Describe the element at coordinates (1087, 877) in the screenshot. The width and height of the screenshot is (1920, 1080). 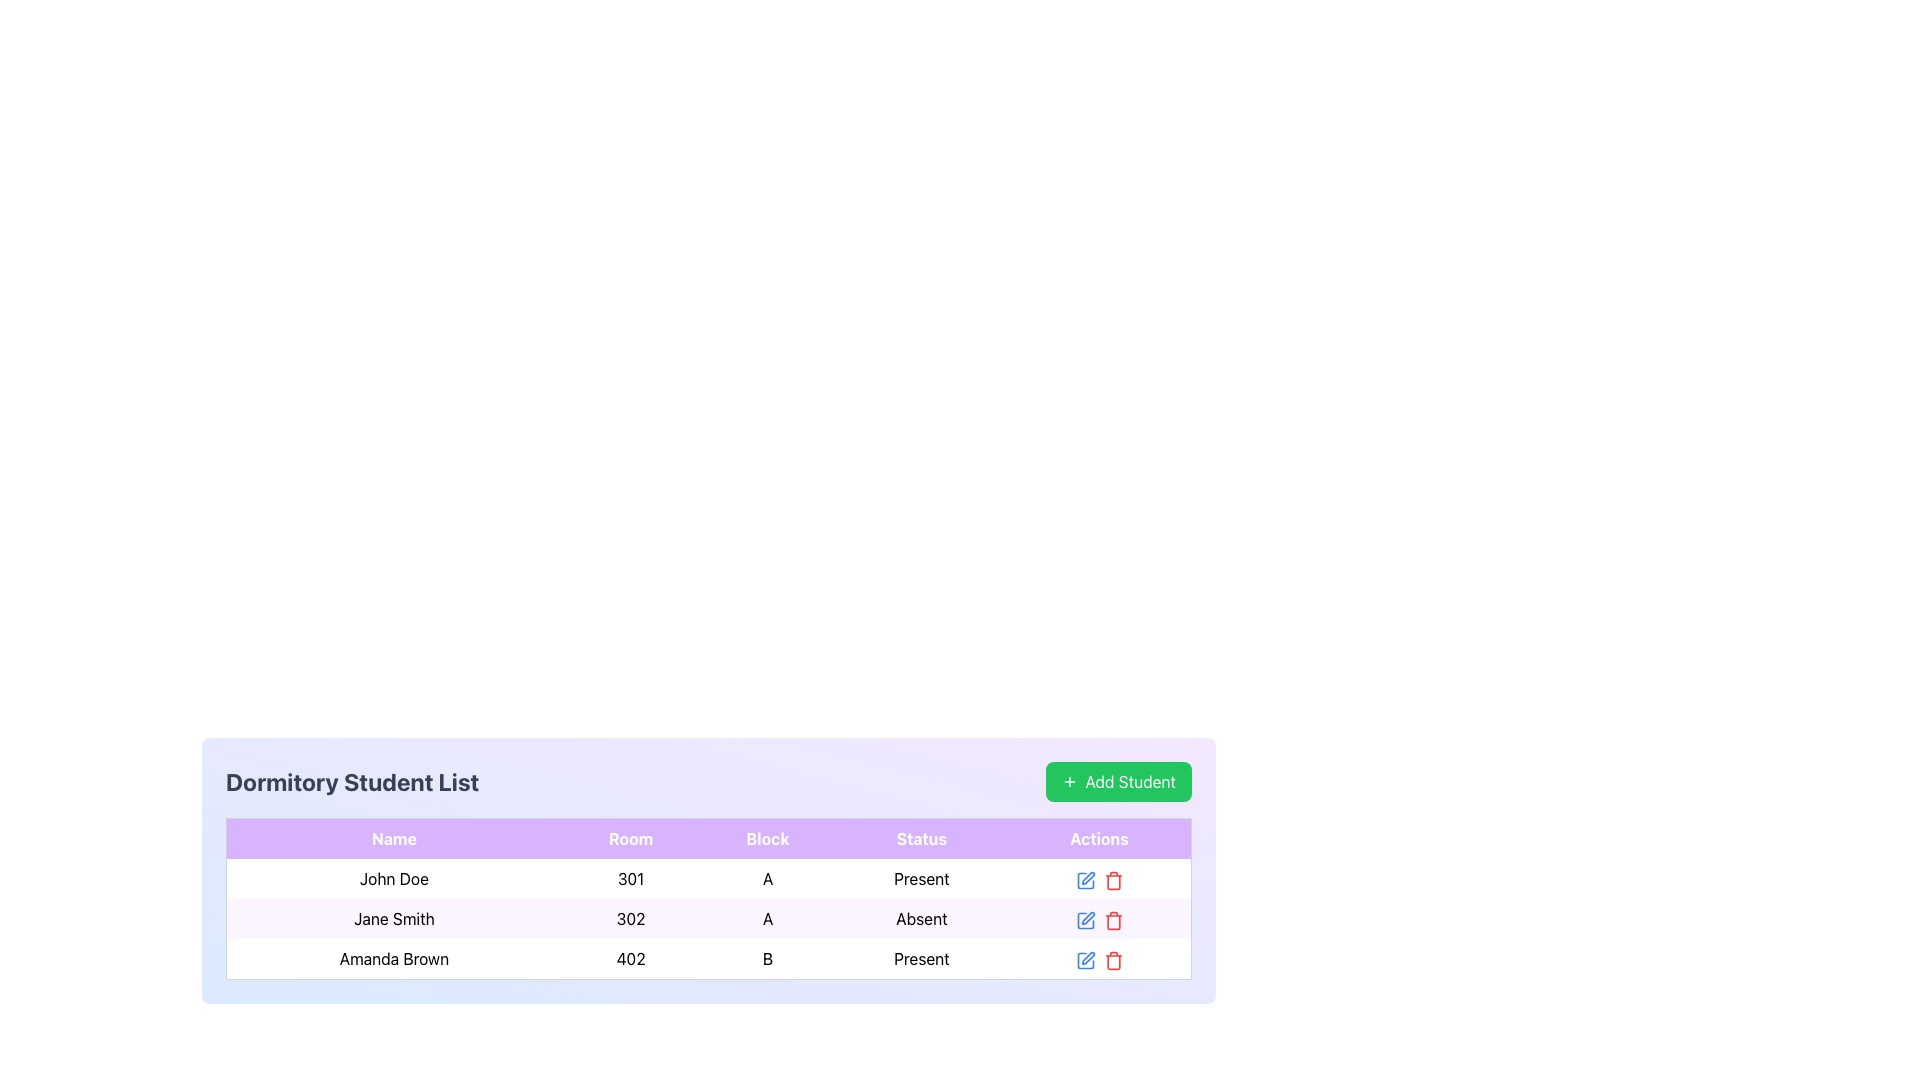
I see `the pen icon button located in the 'Actions' column of the table for 'John Doe'` at that location.